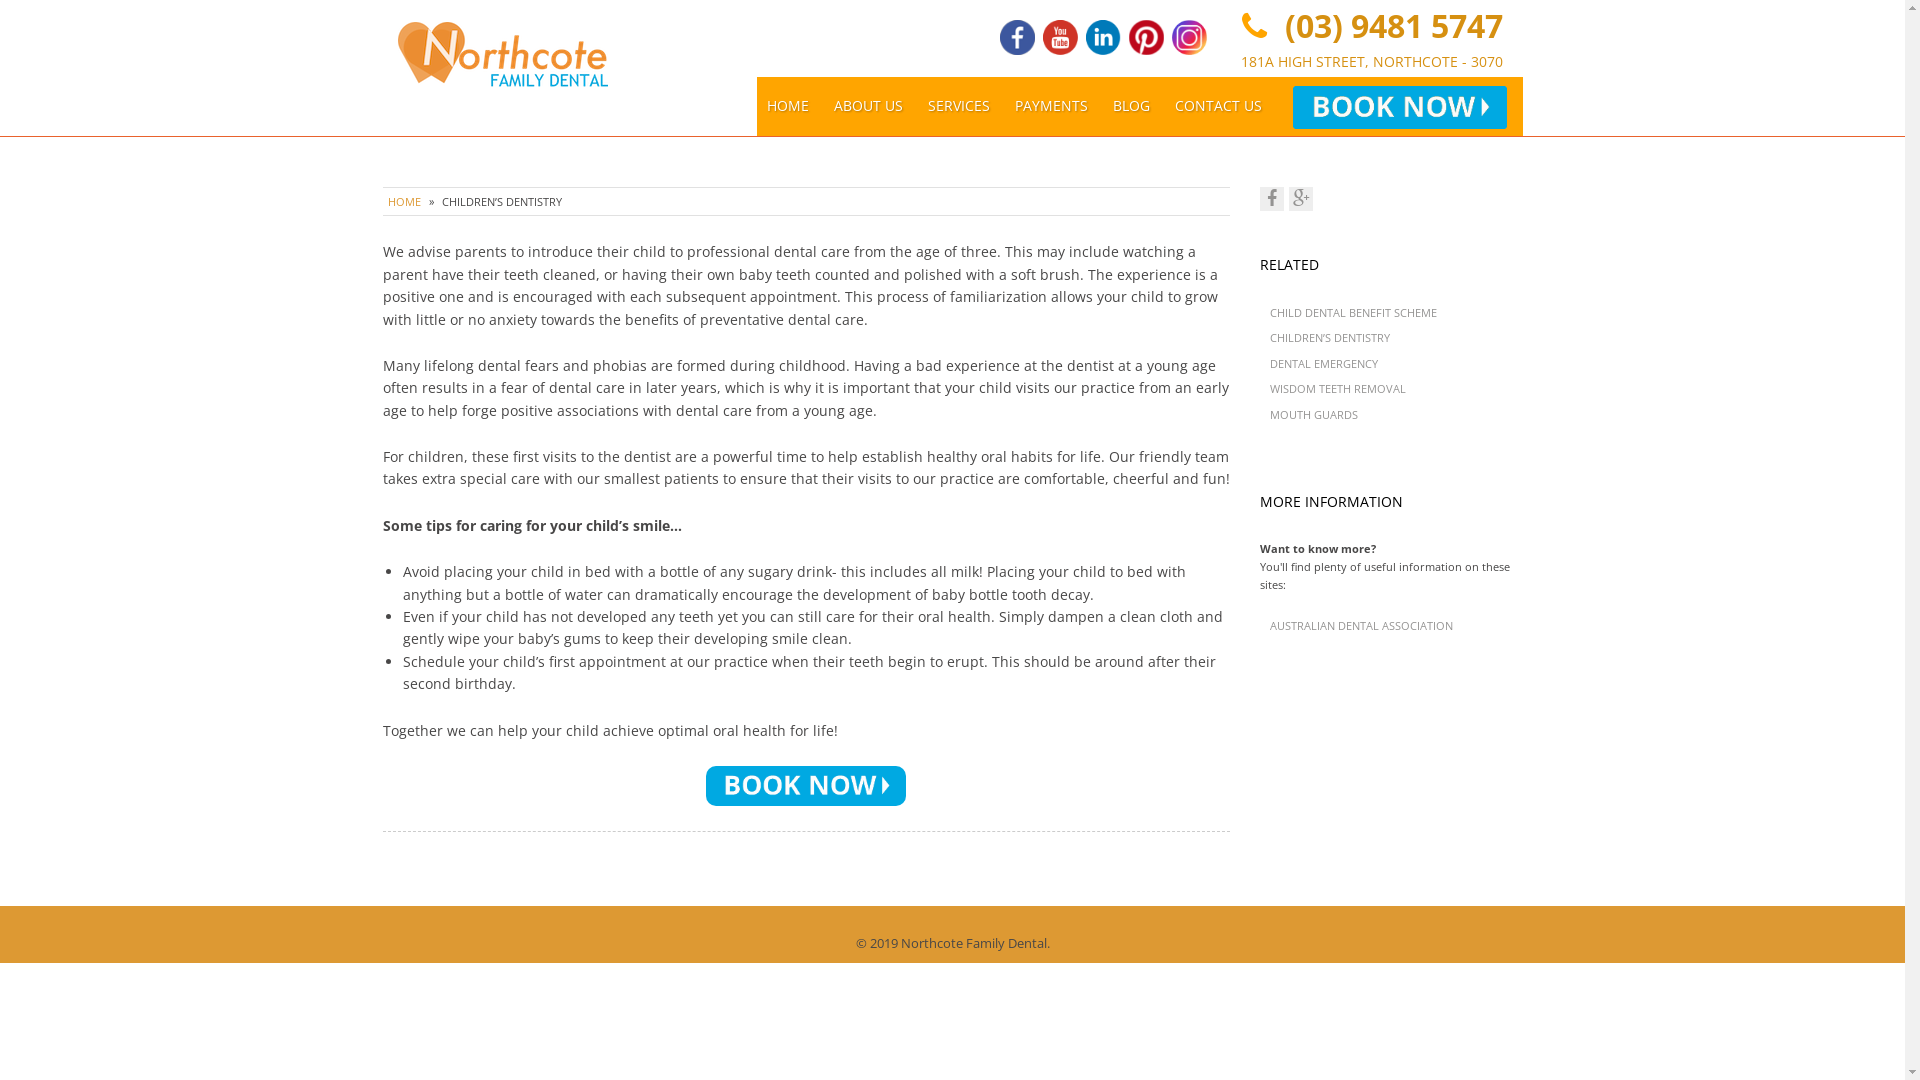  I want to click on 'ABOUT US', so click(868, 105).